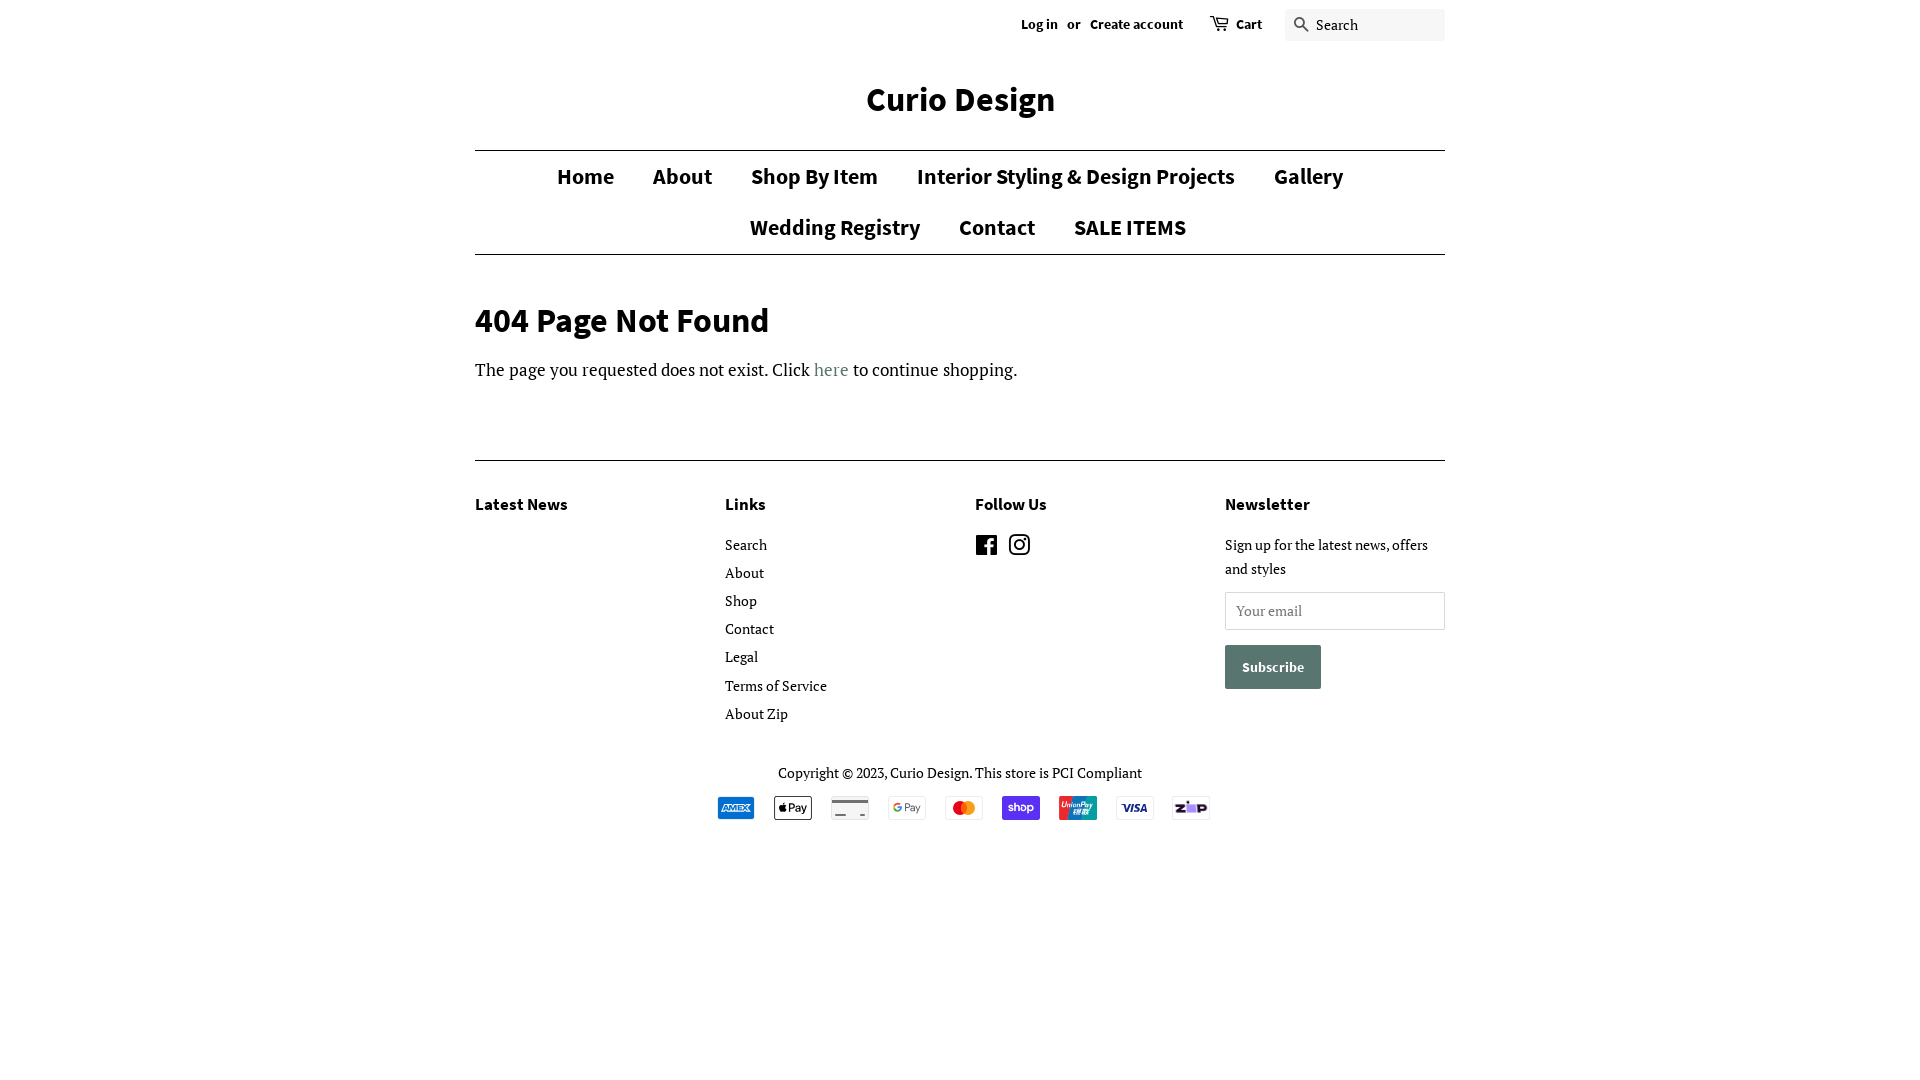 The height and width of the screenshot is (1080, 1920). What do you see at coordinates (1257, 175) in the screenshot?
I see `'Gallery'` at bounding box center [1257, 175].